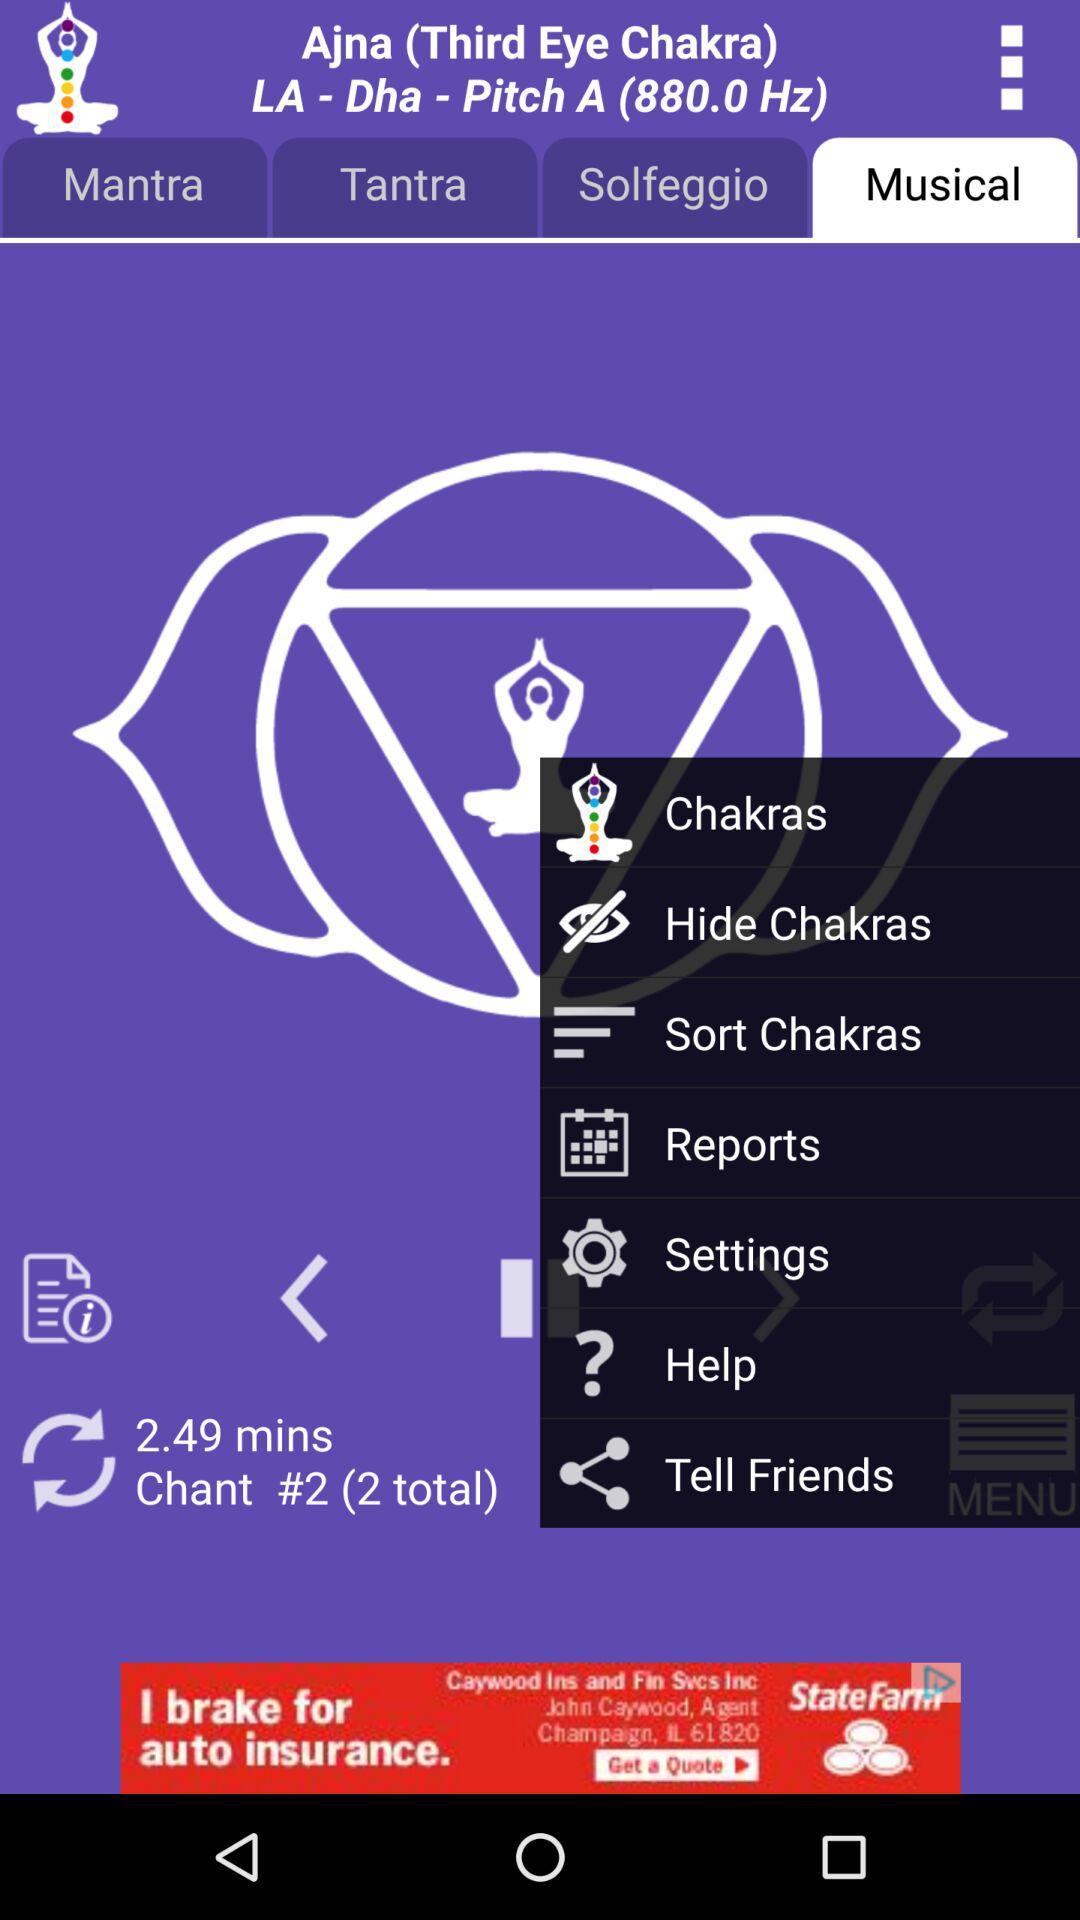  I want to click on activate repeat song option, so click(66, 1460).